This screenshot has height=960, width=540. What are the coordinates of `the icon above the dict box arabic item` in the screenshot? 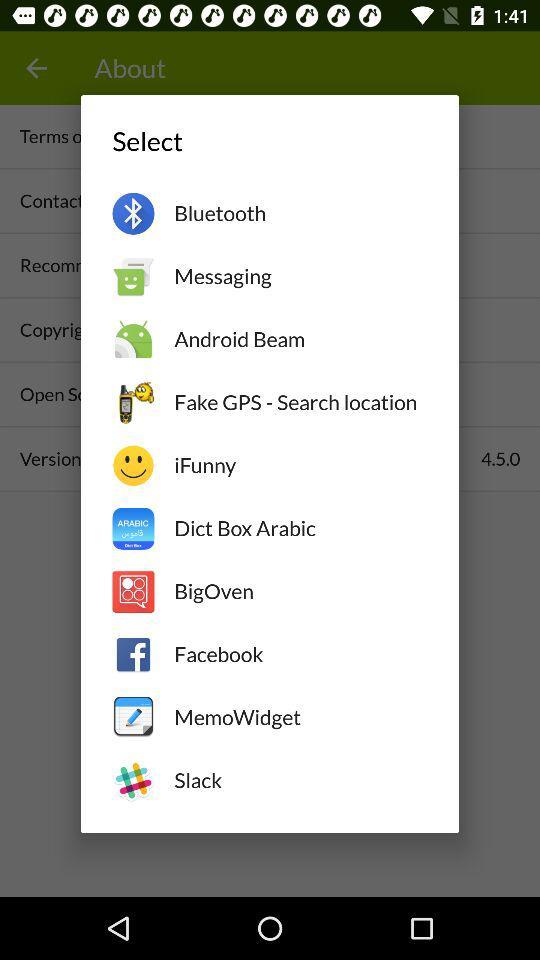 It's located at (299, 465).